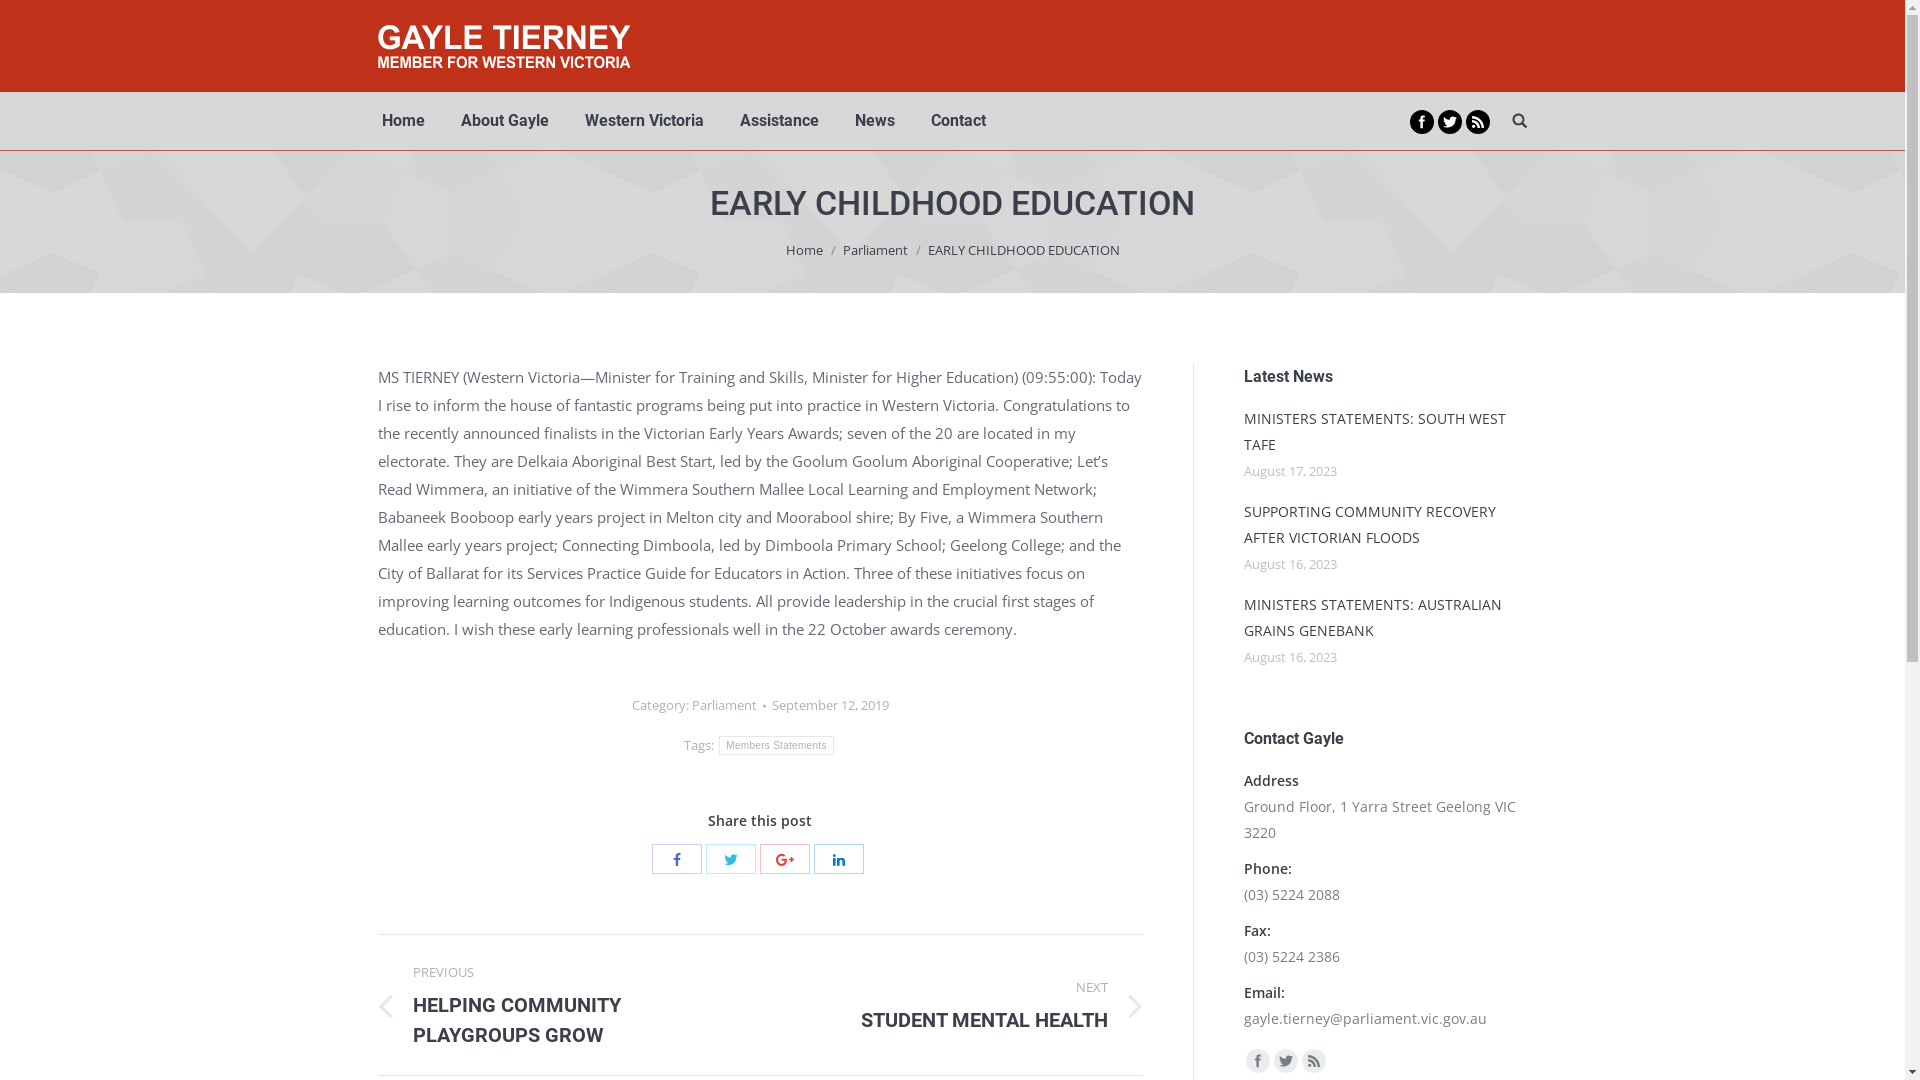 This screenshot has height=1080, width=1920. What do you see at coordinates (402, 120) in the screenshot?
I see `'Home'` at bounding box center [402, 120].